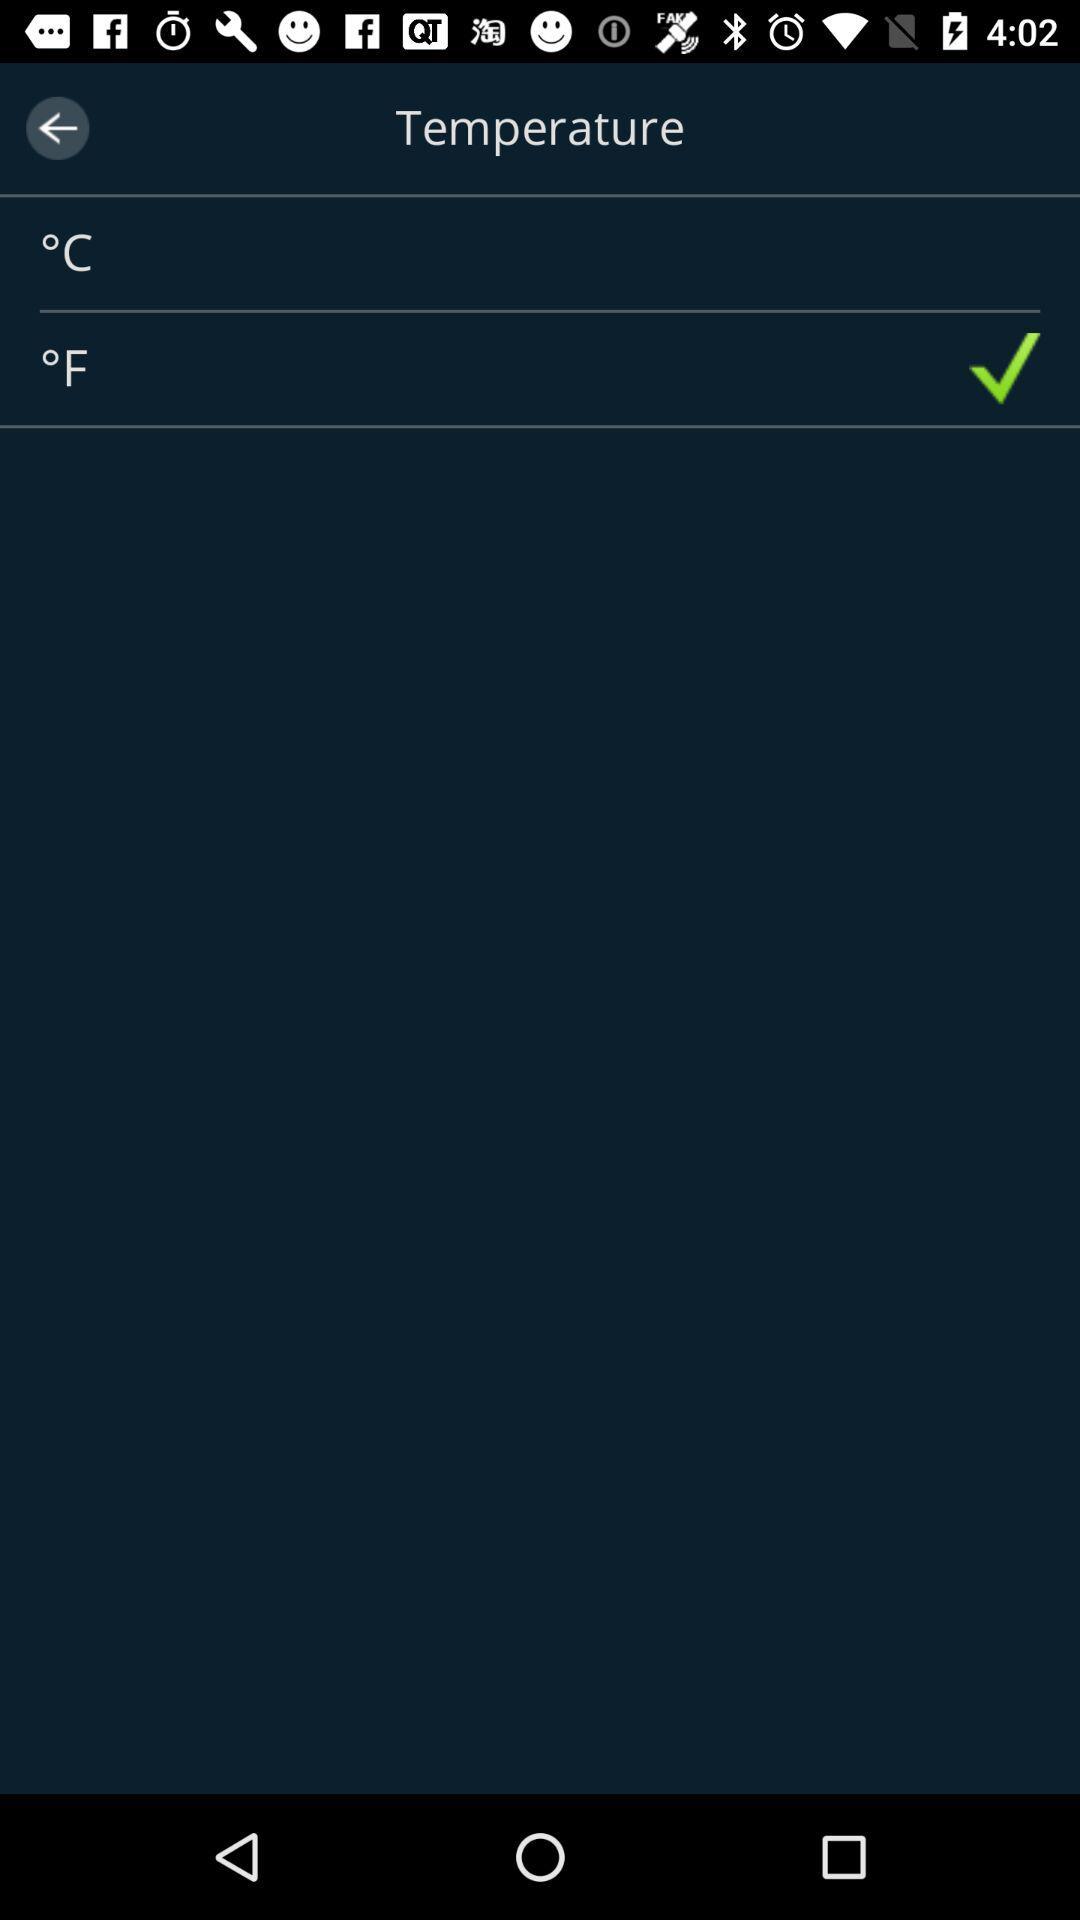  Describe the element at coordinates (56, 127) in the screenshot. I see `the arrow_backward icon` at that location.